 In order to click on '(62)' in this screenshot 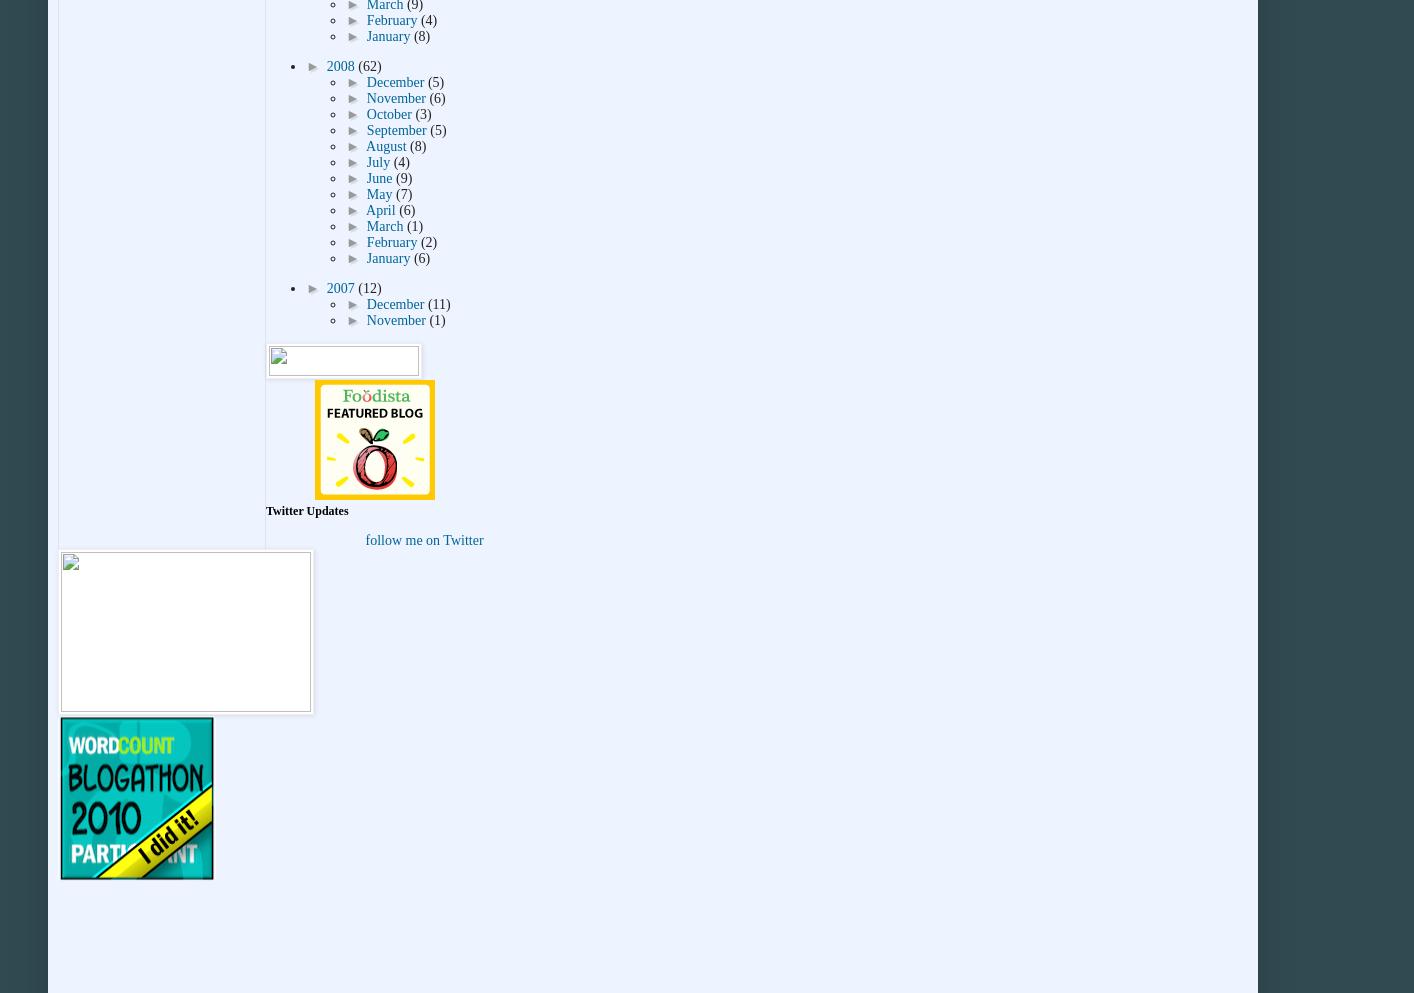, I will do `click(369, 66)`.